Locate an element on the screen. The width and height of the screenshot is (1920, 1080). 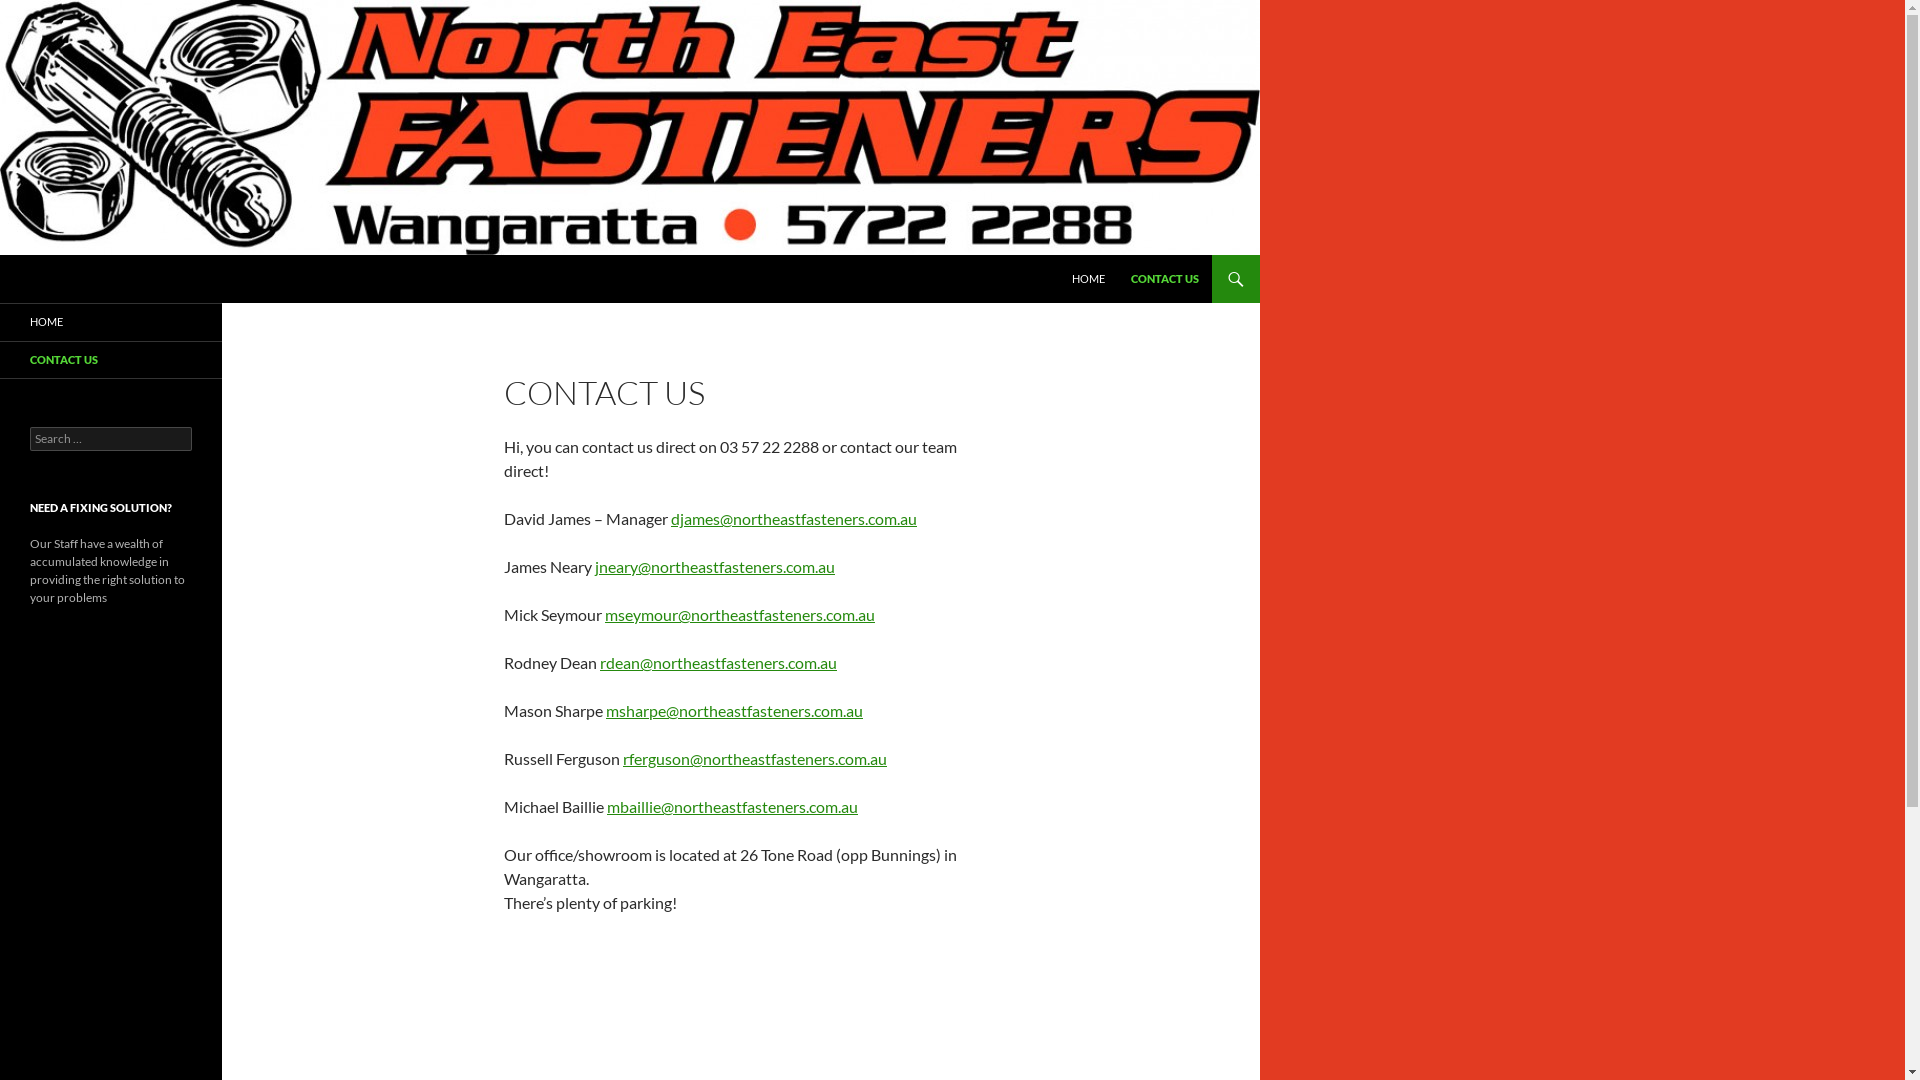
'Search' is located at coordinates (38, 11).